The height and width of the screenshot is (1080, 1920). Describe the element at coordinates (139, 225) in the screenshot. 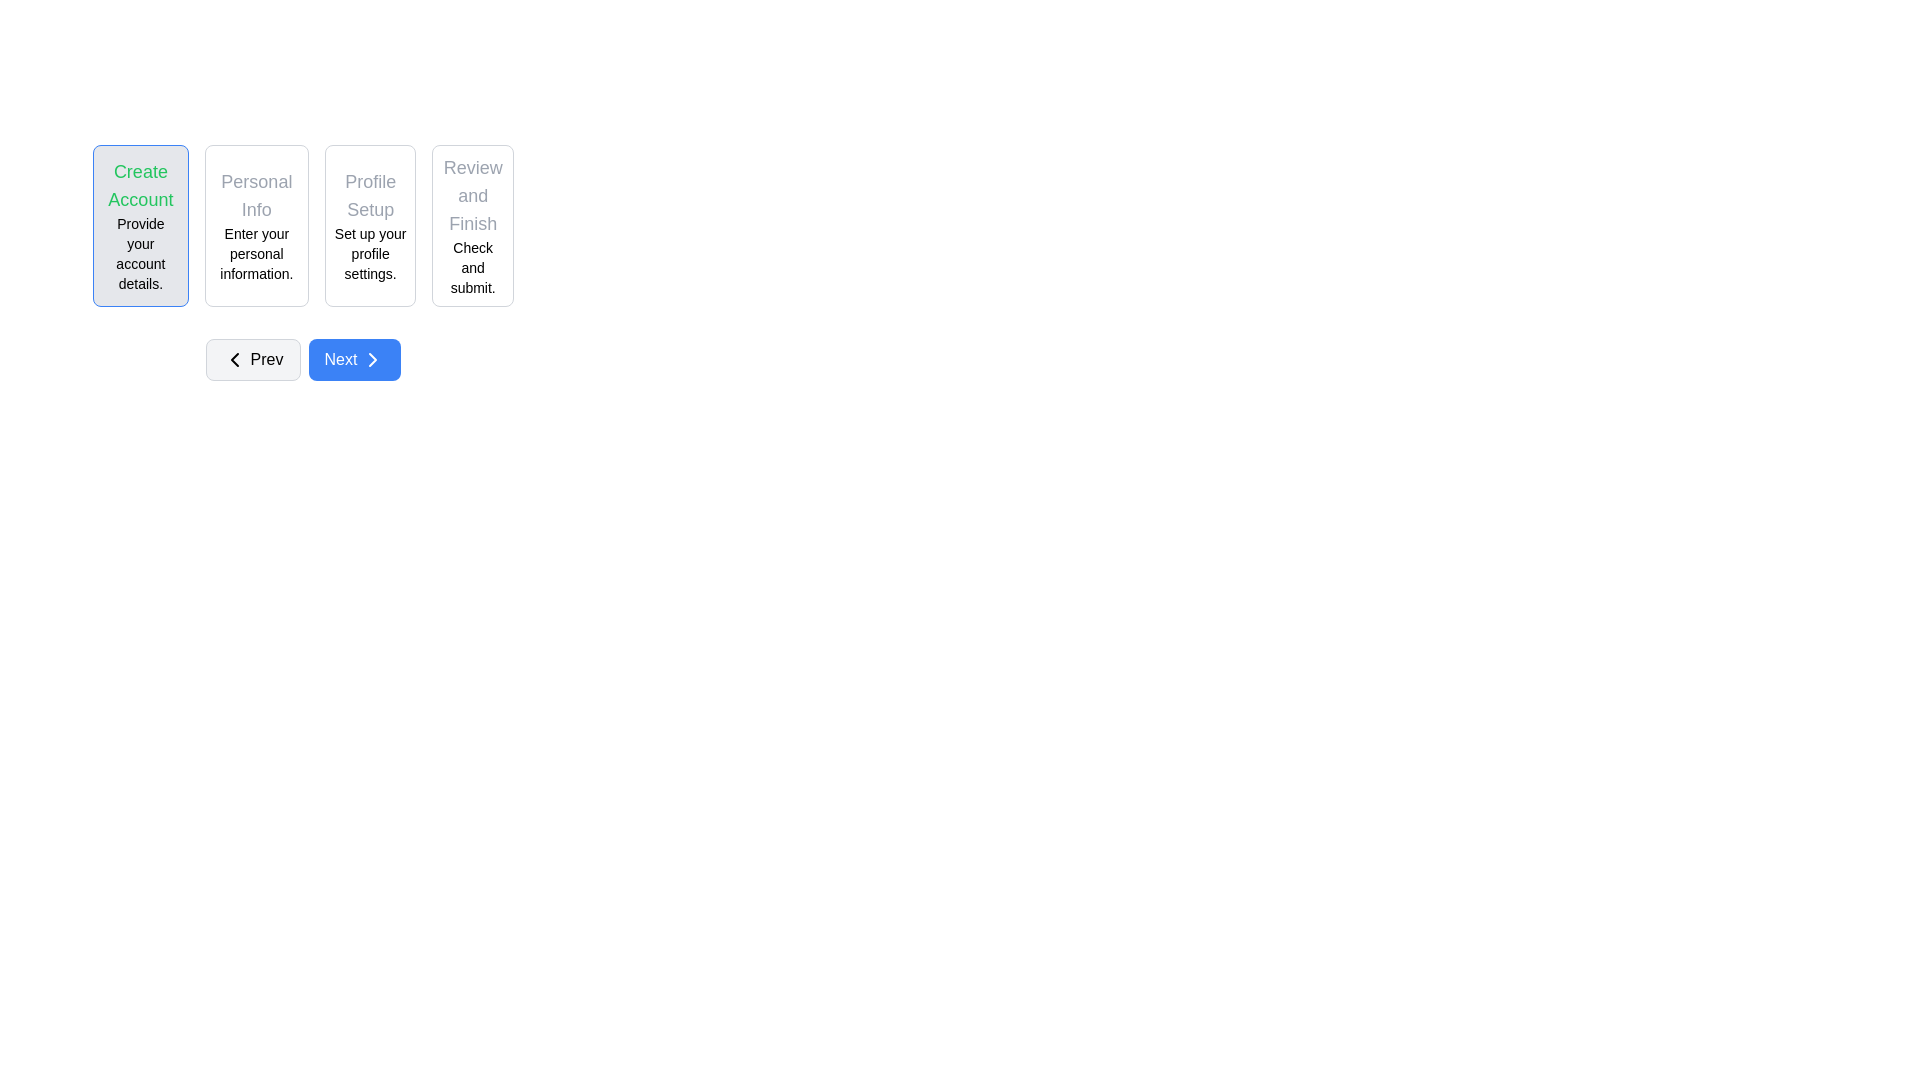

I see `the static text component that displays the title and description of the 'Create Account' step in the step indicator module` at that location.